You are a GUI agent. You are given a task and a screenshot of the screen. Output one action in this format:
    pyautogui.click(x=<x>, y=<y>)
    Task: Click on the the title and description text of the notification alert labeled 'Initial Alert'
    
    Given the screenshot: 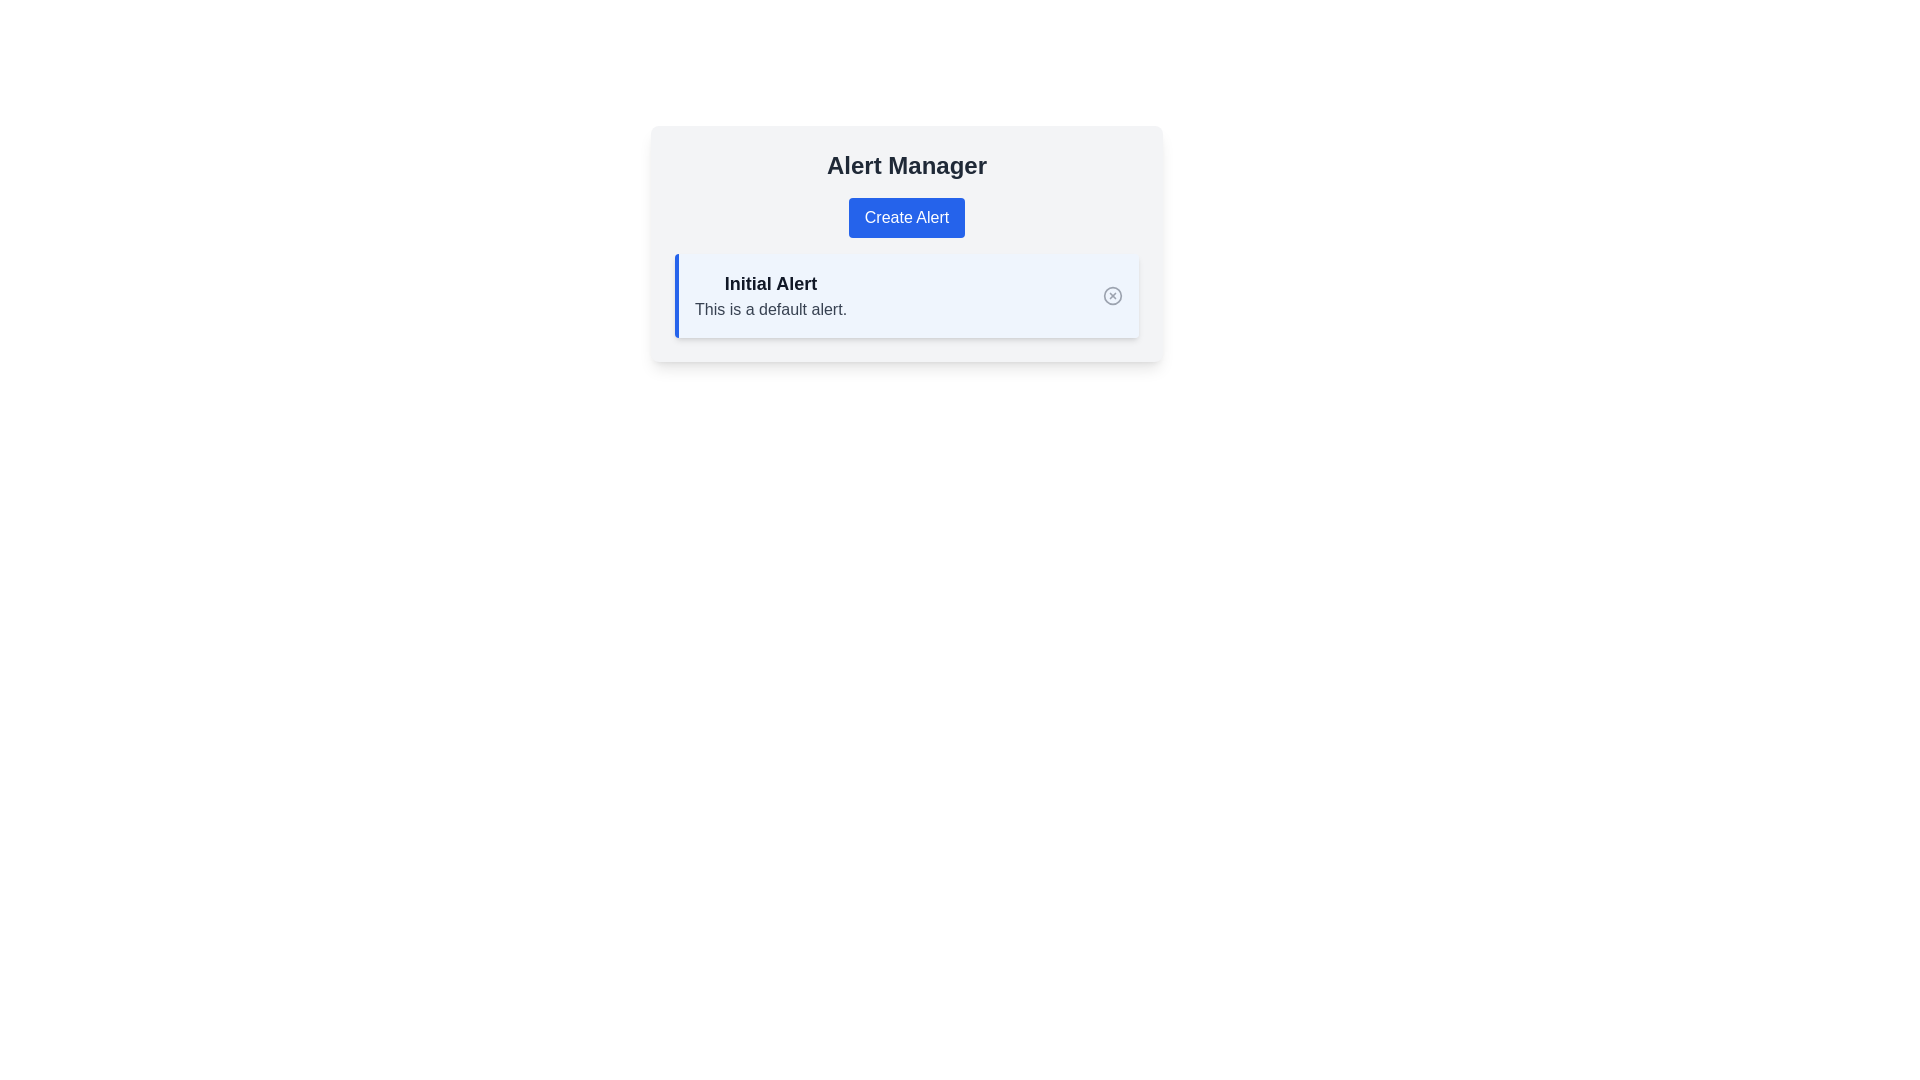 What is the action you would take?
    pyautogui.click(x=770, y=296)
    